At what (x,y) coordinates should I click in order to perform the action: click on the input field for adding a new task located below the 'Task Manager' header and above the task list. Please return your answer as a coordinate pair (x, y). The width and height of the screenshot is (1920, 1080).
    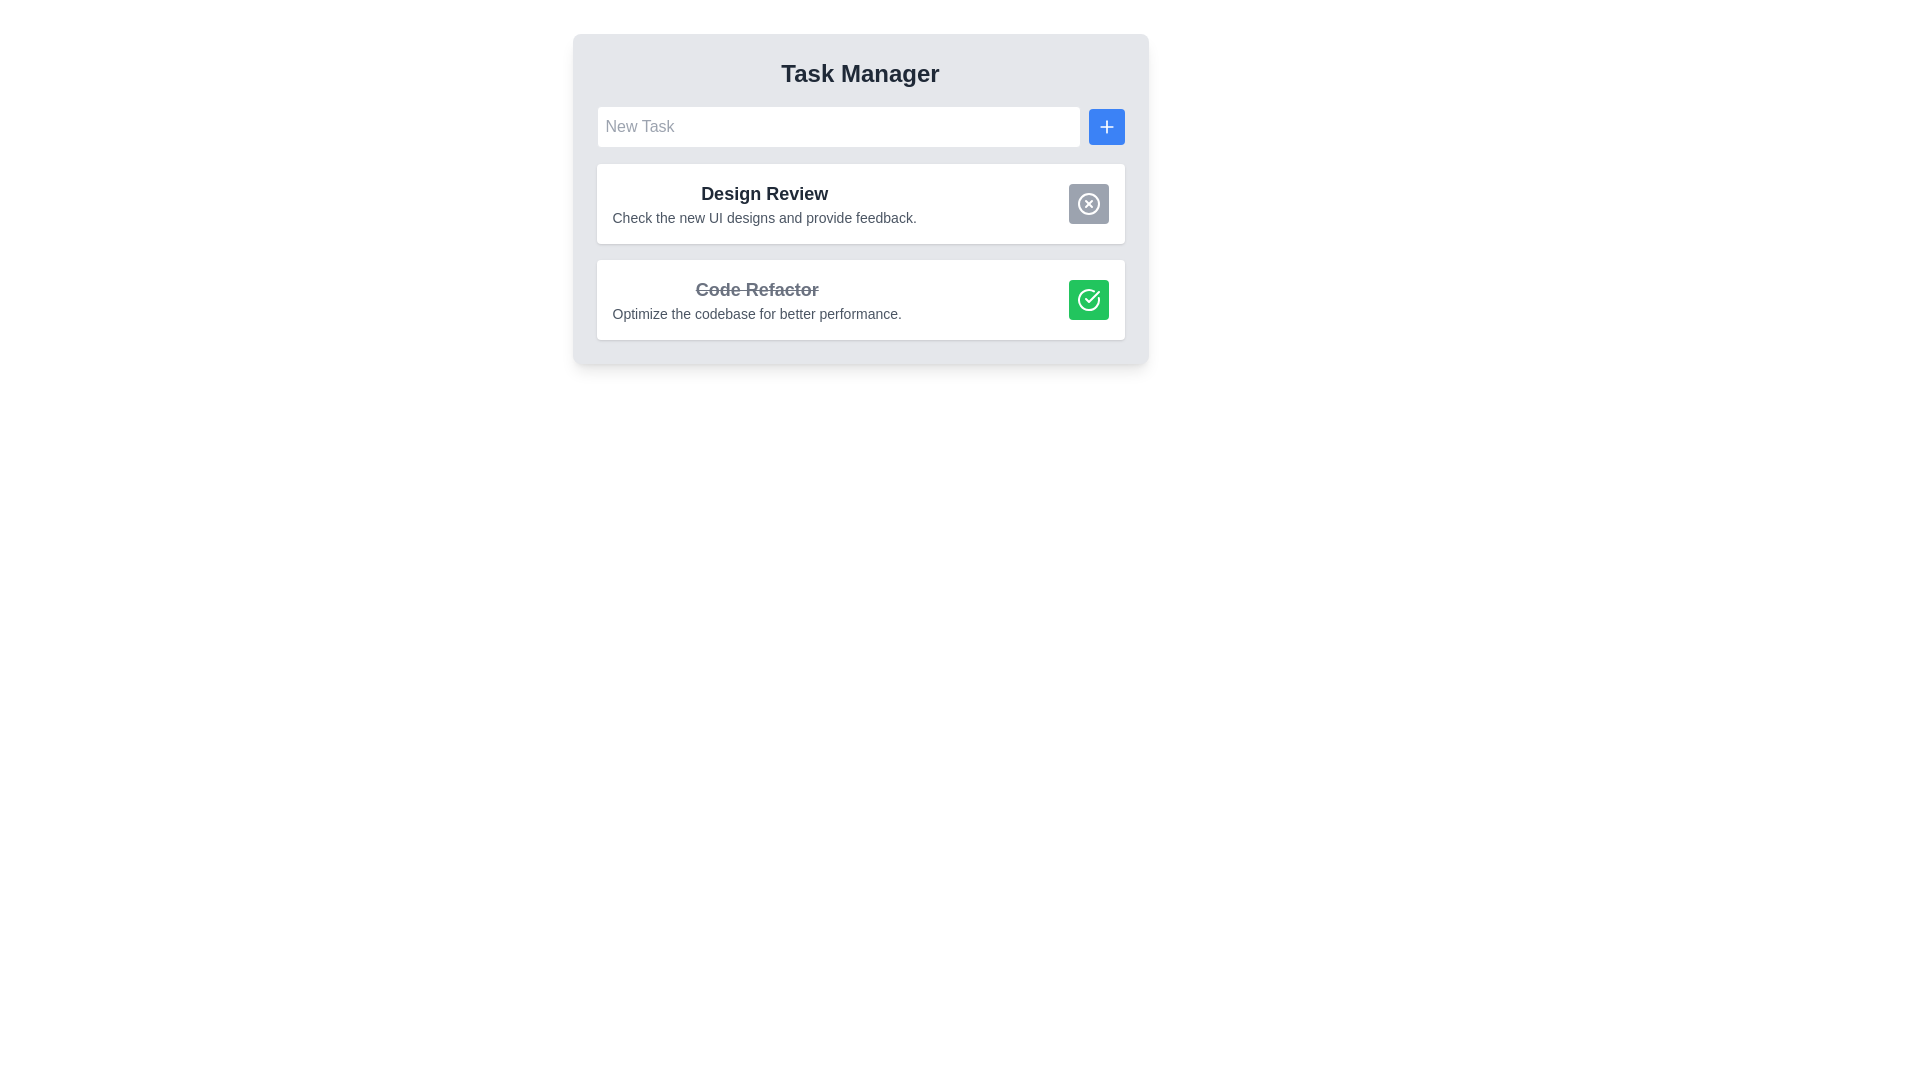
    Looking at the image, I should click on (860, 127).